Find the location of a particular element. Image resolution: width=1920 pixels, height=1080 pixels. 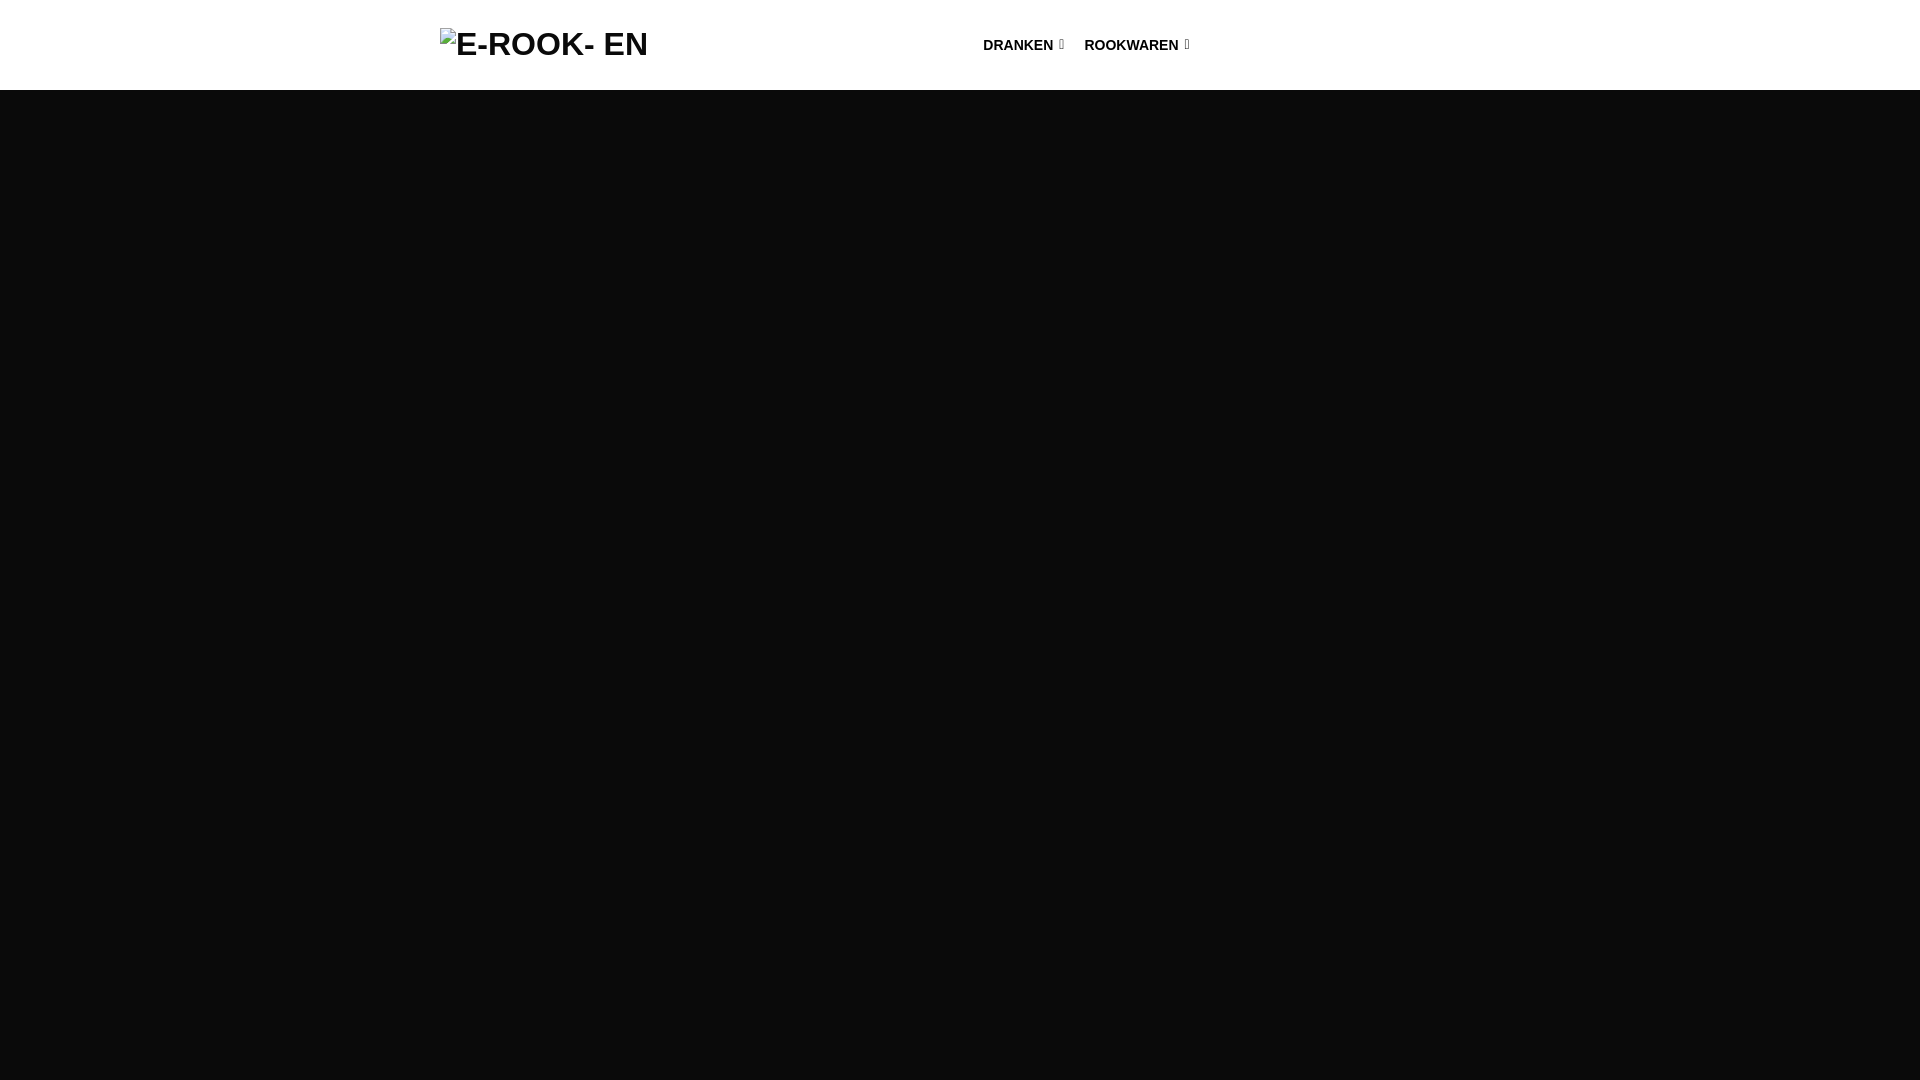

'ROOKWAREN' is located at coordinates (1073, 45).